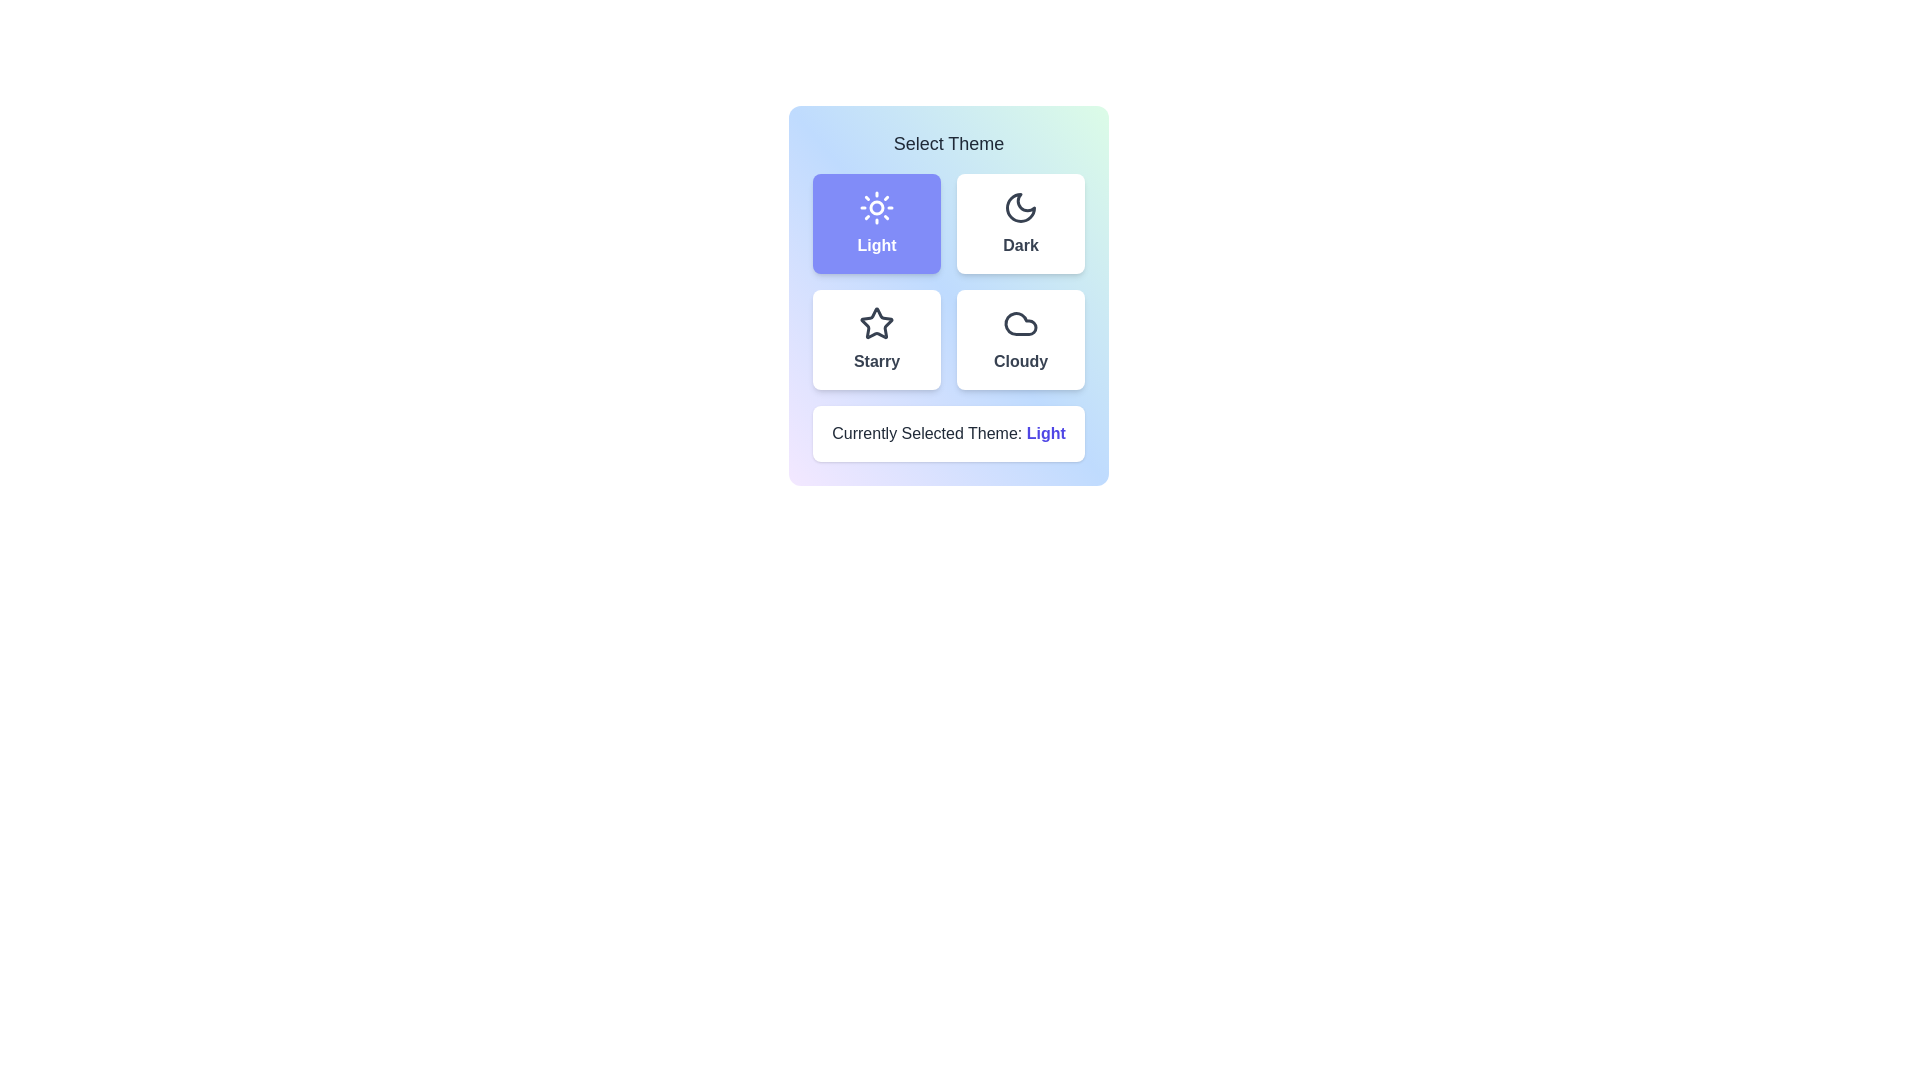 The width and height of the screenshot is (1920, 1080). What do you see at coordinates (877, 223) in the screenshot?
I see `the theme Light by clicking on its button` at bounding box center [877, 223].